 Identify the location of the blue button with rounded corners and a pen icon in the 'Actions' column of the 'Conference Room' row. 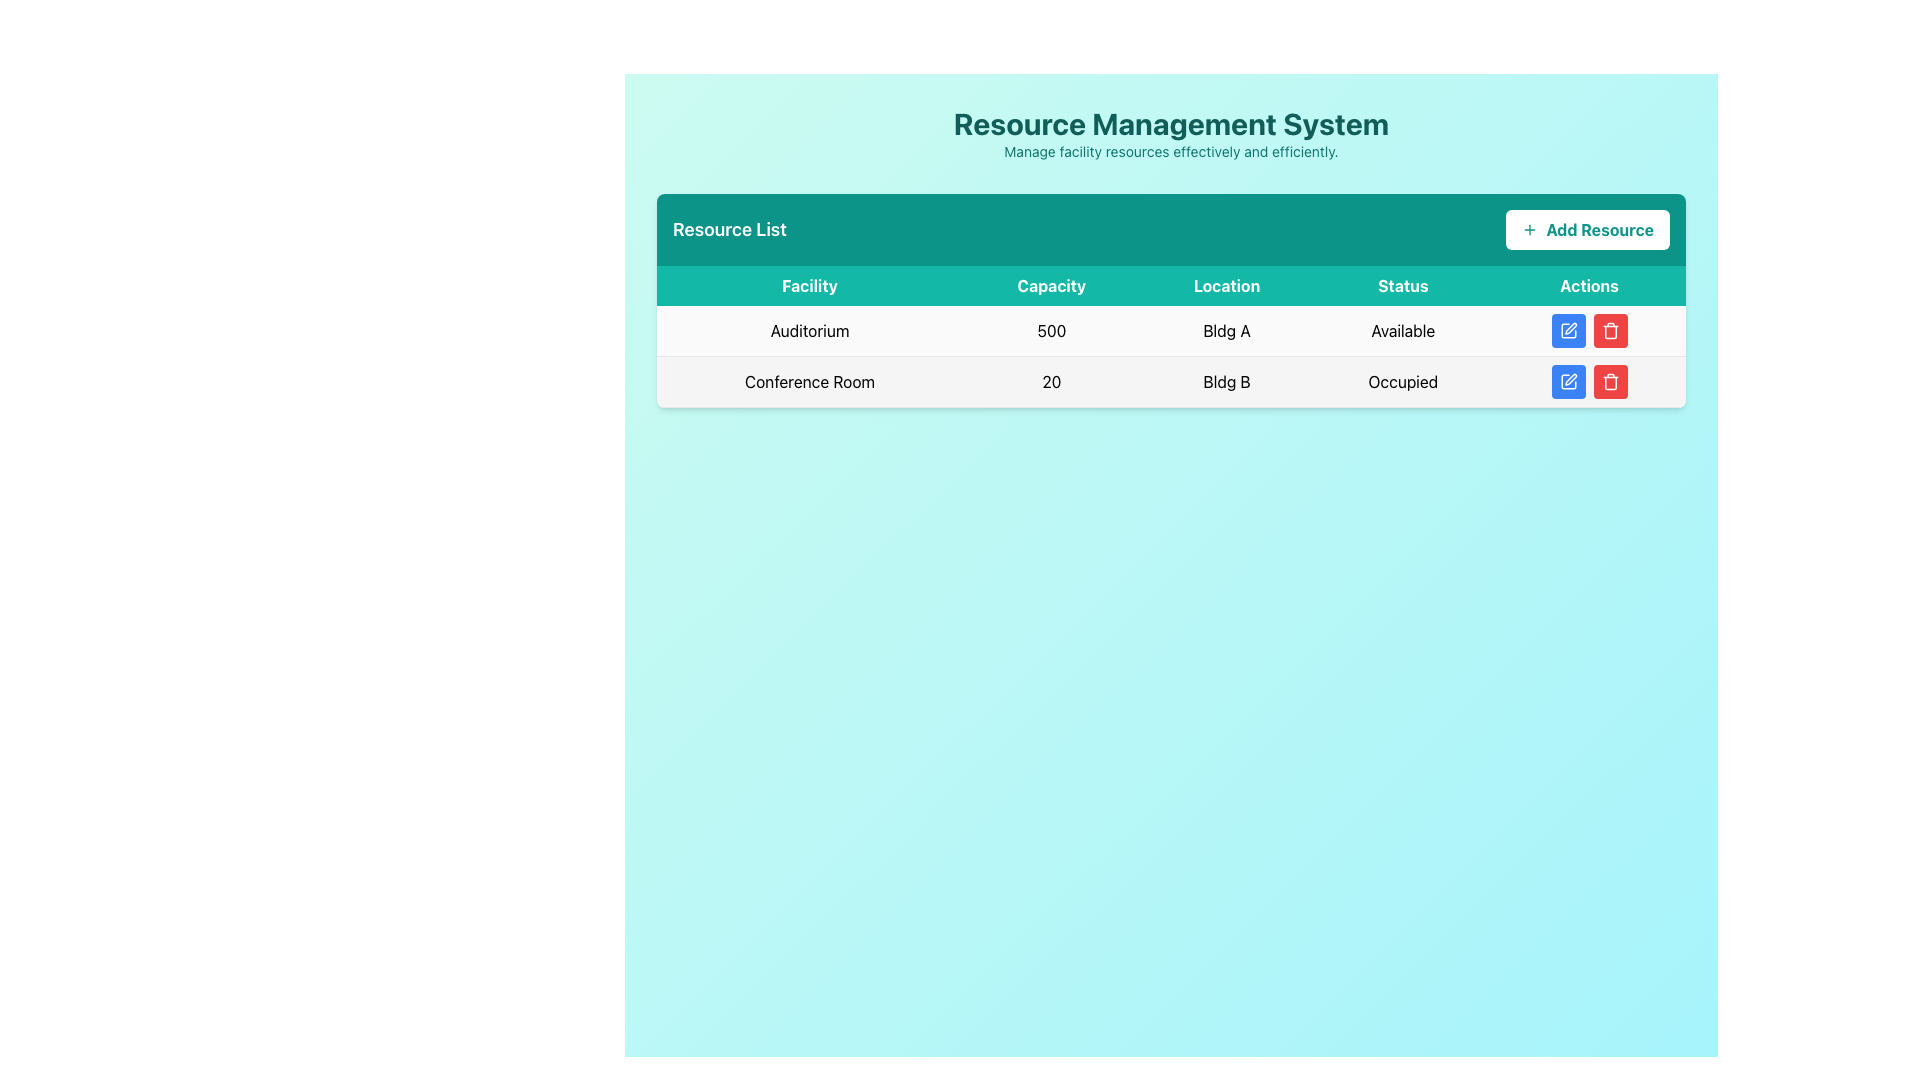
(1567, 381).